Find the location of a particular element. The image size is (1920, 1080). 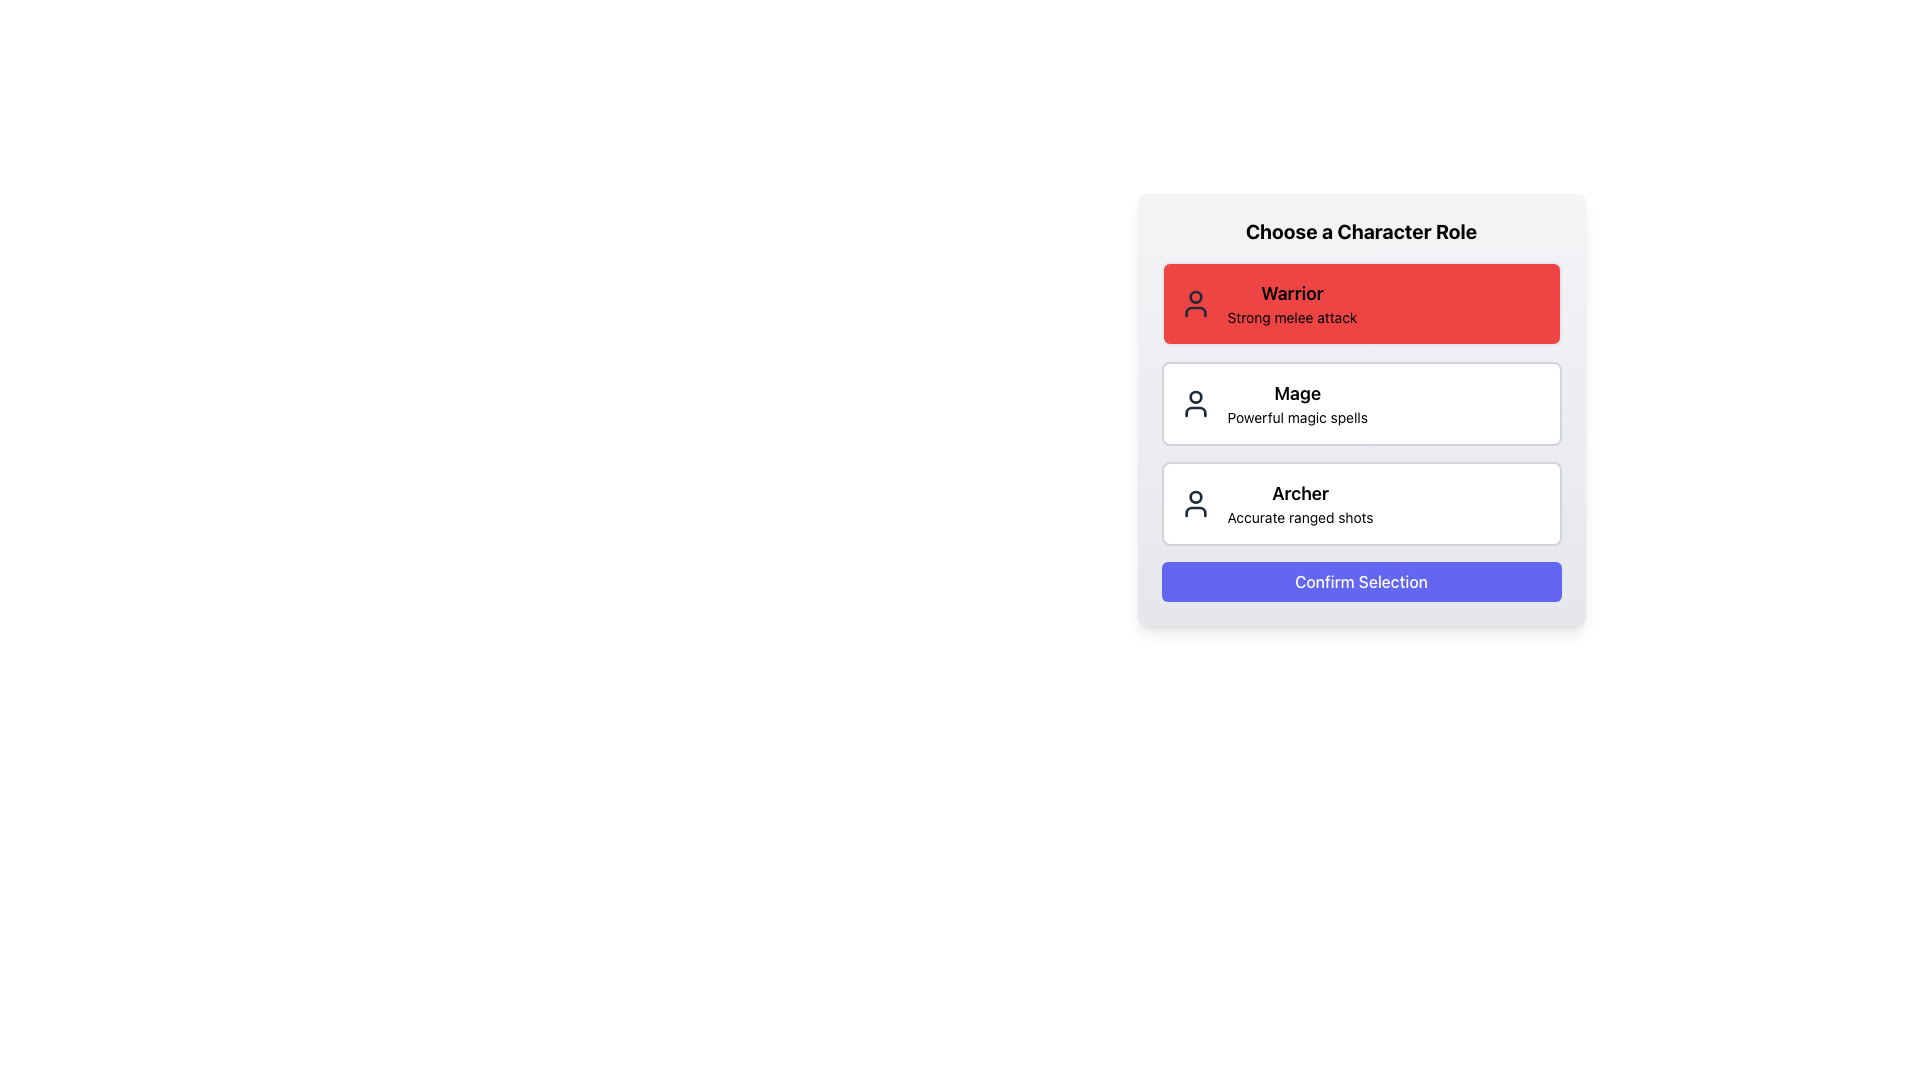

the 'Confirm Selection' button, which has a purple background and white text, located at the bottom of the user choice panel is located at coordinates (1360, 582).